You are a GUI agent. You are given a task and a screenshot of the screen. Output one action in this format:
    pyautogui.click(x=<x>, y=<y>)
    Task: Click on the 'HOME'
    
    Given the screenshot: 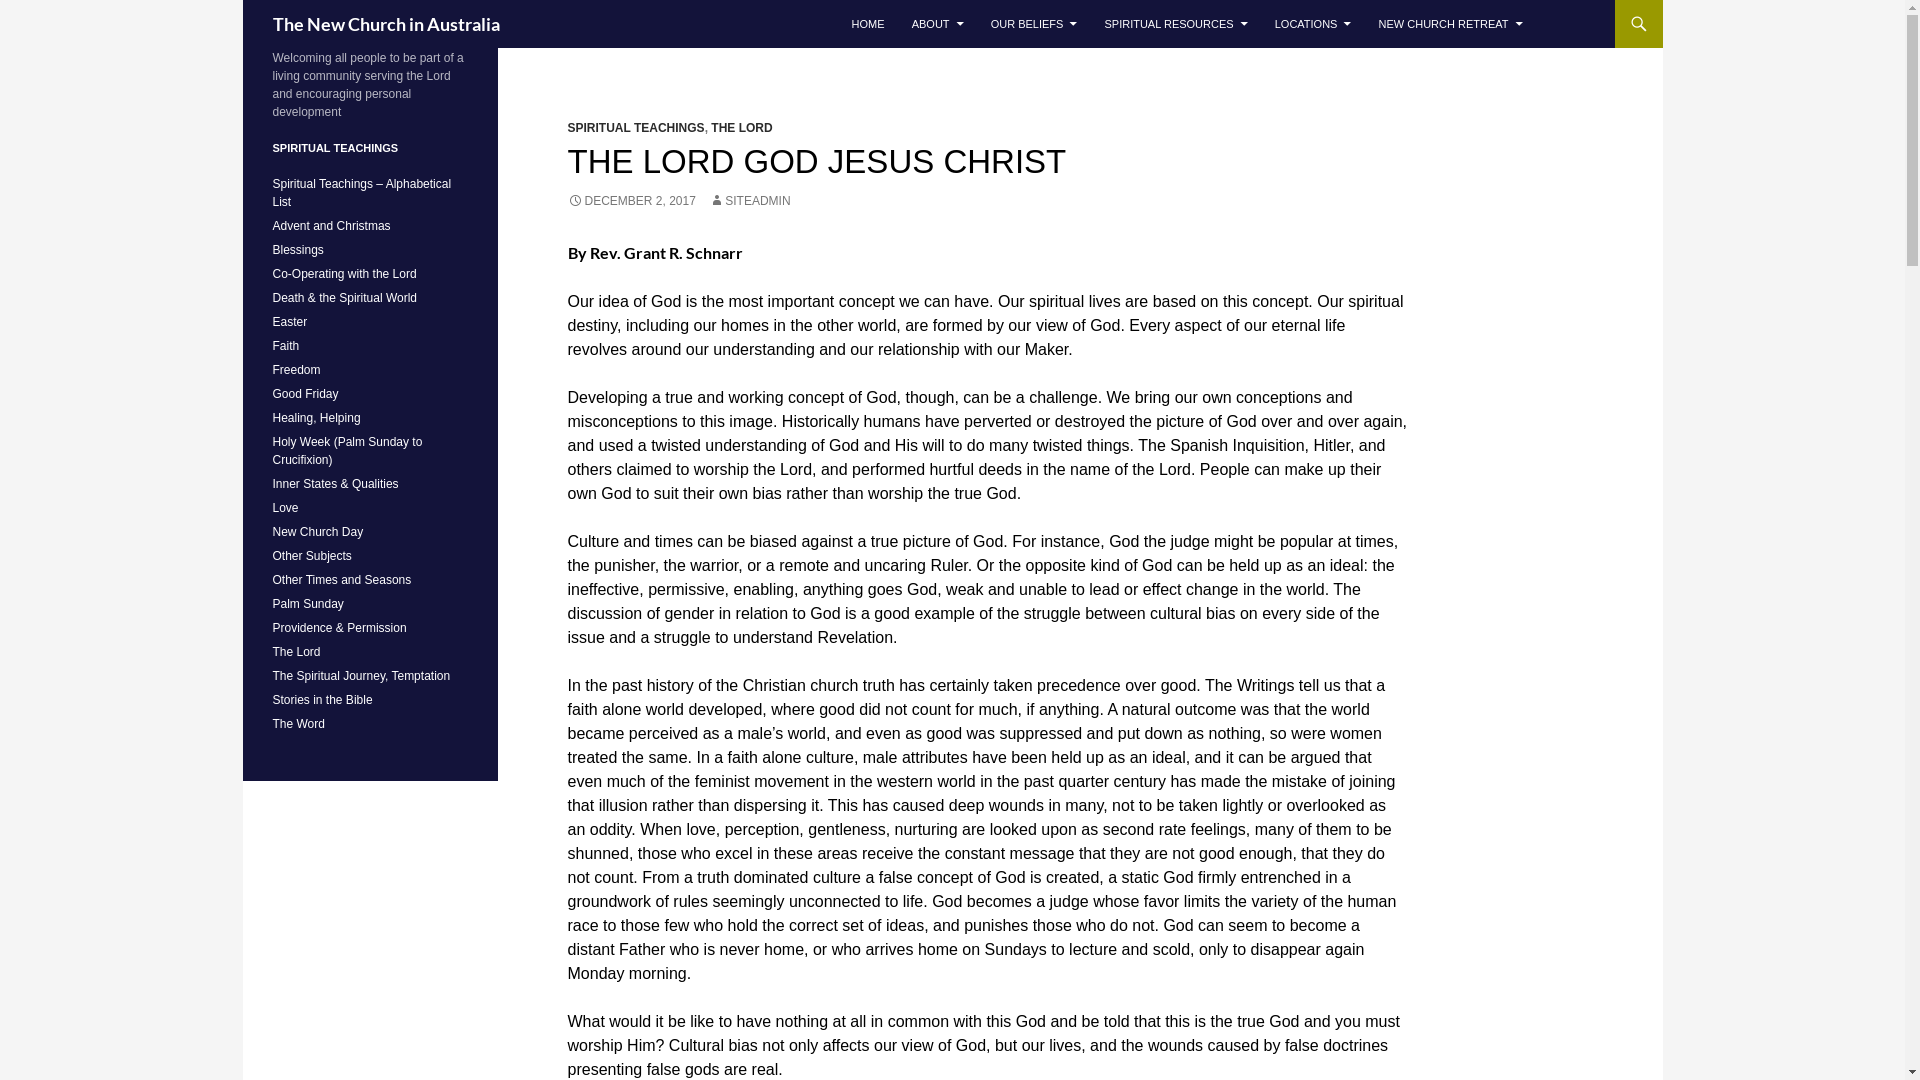 What is the action you would take?
    pyautogui.click(x=840, y=23)
    